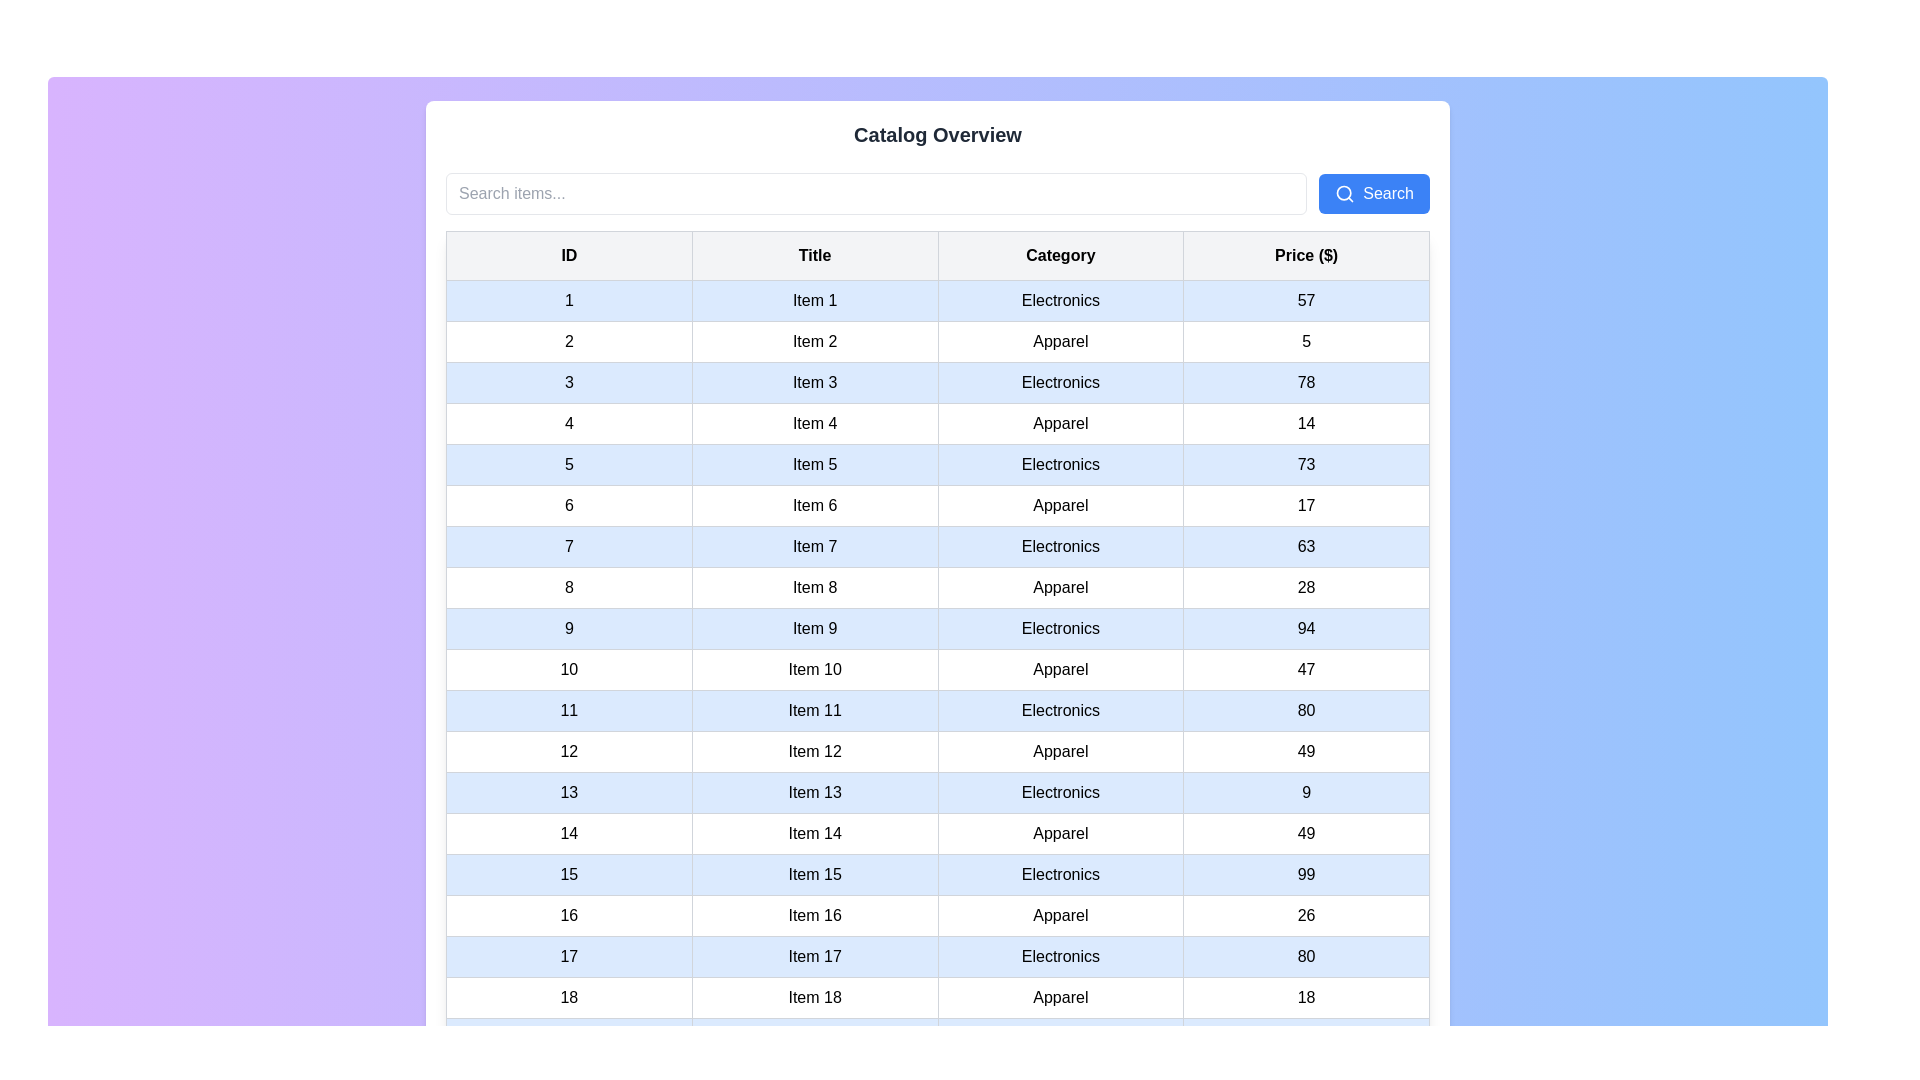 Image resolution: width=1920 pixels, height=1080 pixels. What do you see at coordinates (568, 833) in the screenshot?
I see `the table cell containing the text '14', which is the leftmost cell in a row labeled 'ID'` at bounding box center [568, 833].